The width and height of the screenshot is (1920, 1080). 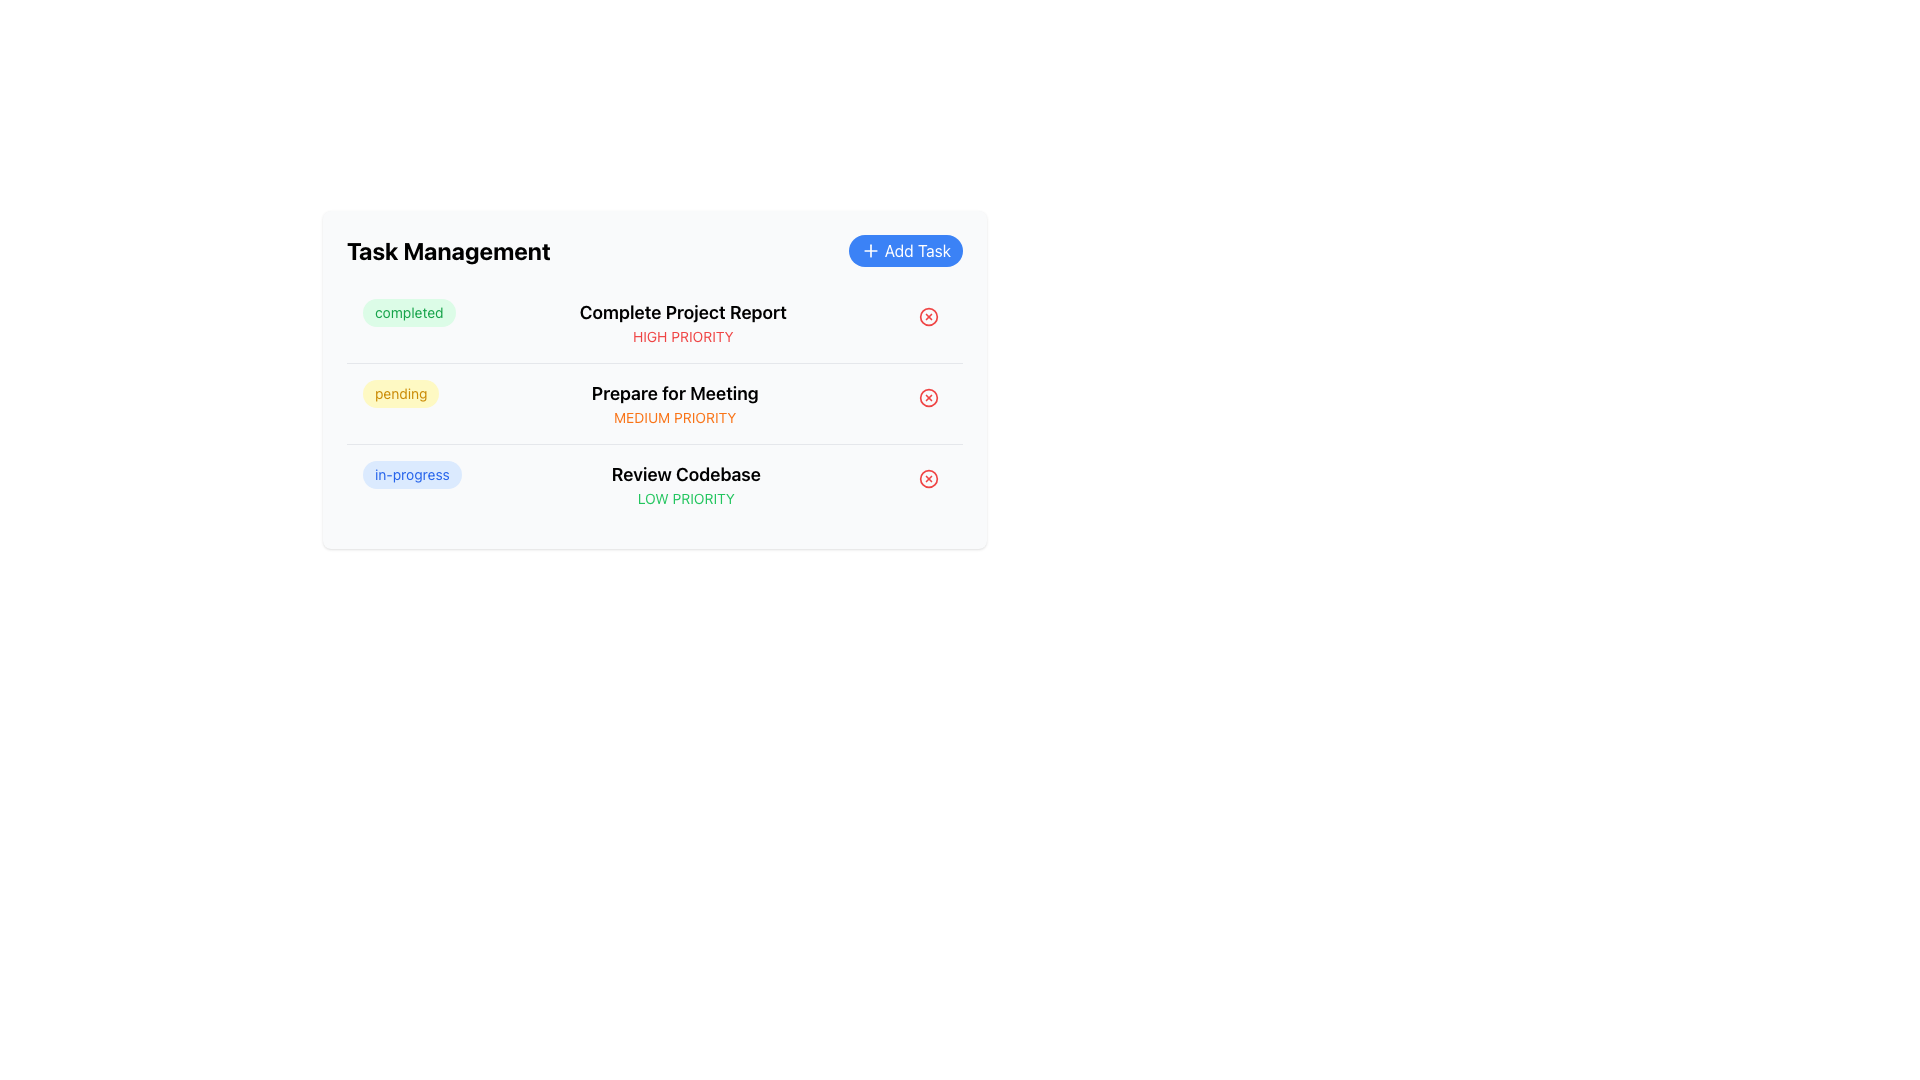 What do you see at coordinates (675, 416) in the screenshot?
I see `the 'Medium Priority' text label located directly below the task title 'Prepare for Meeting', which serves as a priority indicator for the associated task` at bounding box center [675, 416].